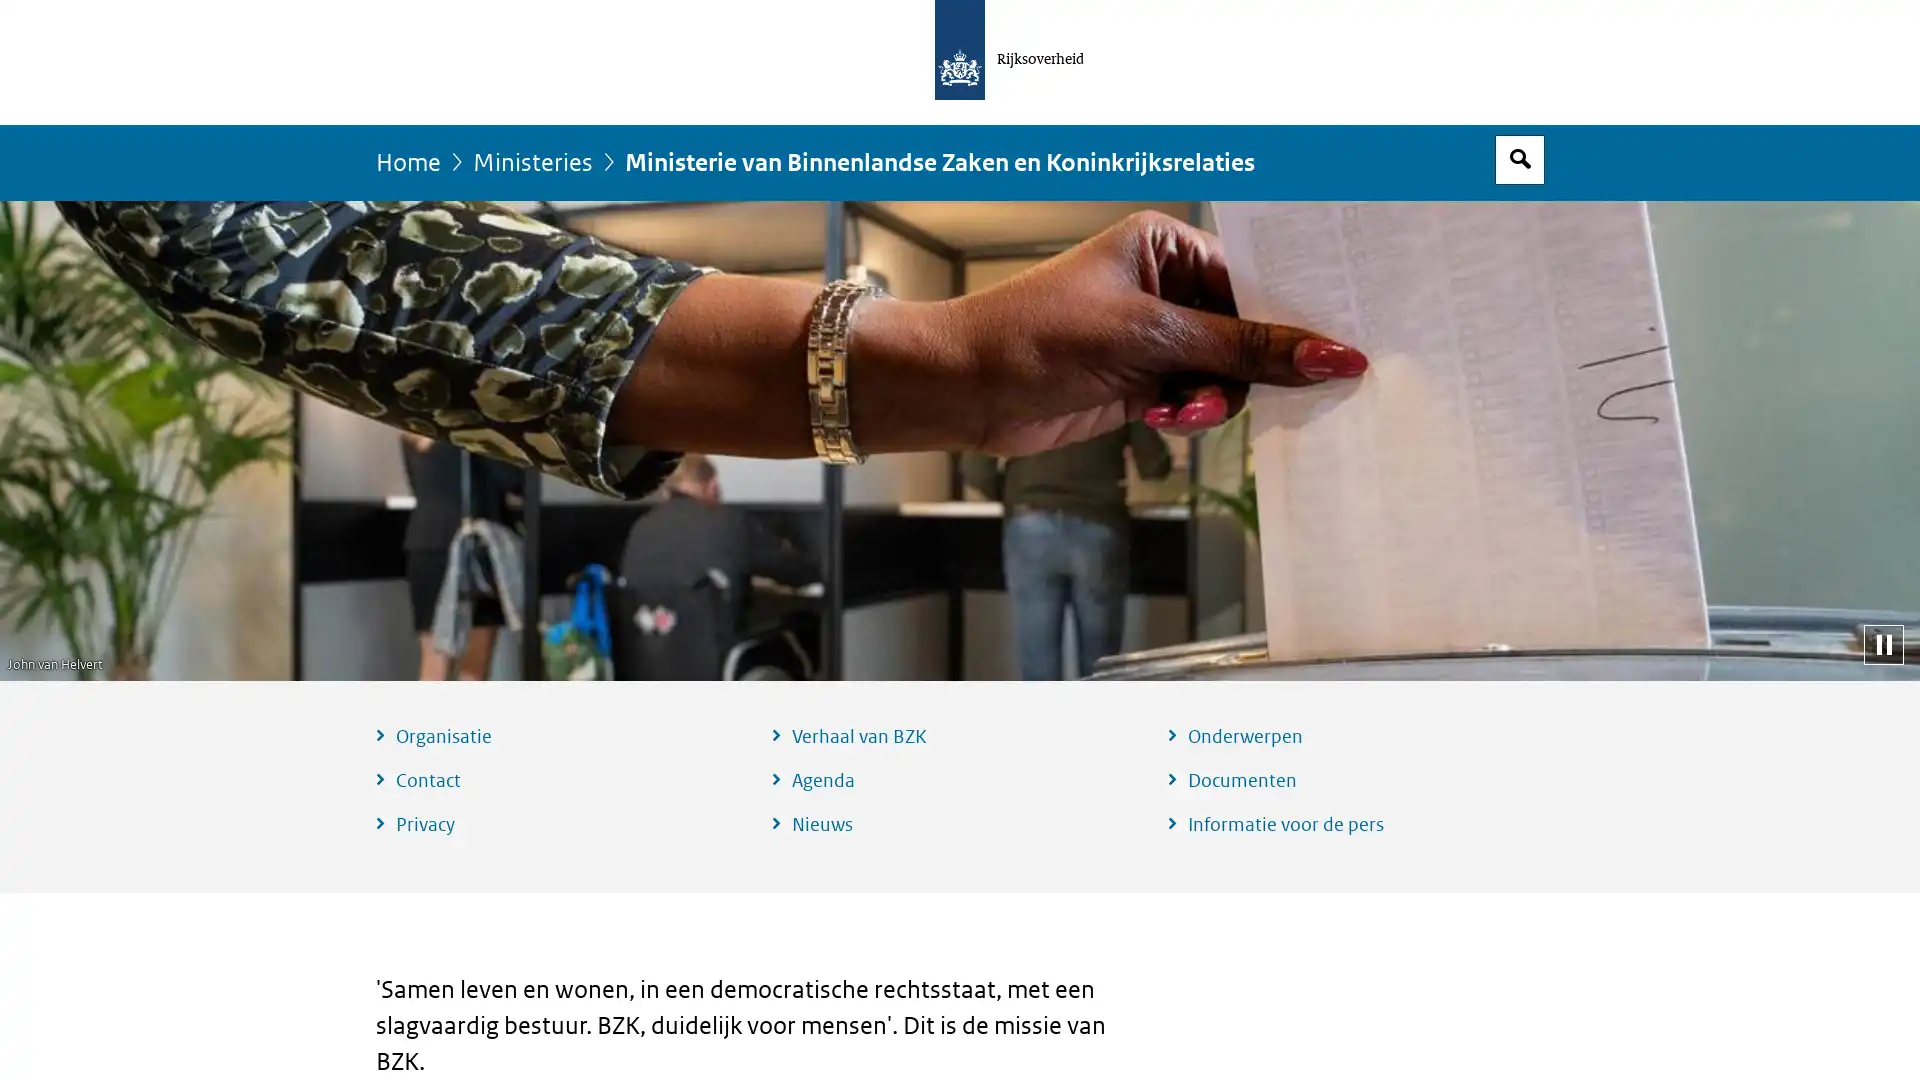 This screenshot has height=1080, width=1920. Describe the element at coordinates (1882, 644) in the screenshot. I see `Pauzeer diashow` at that location.